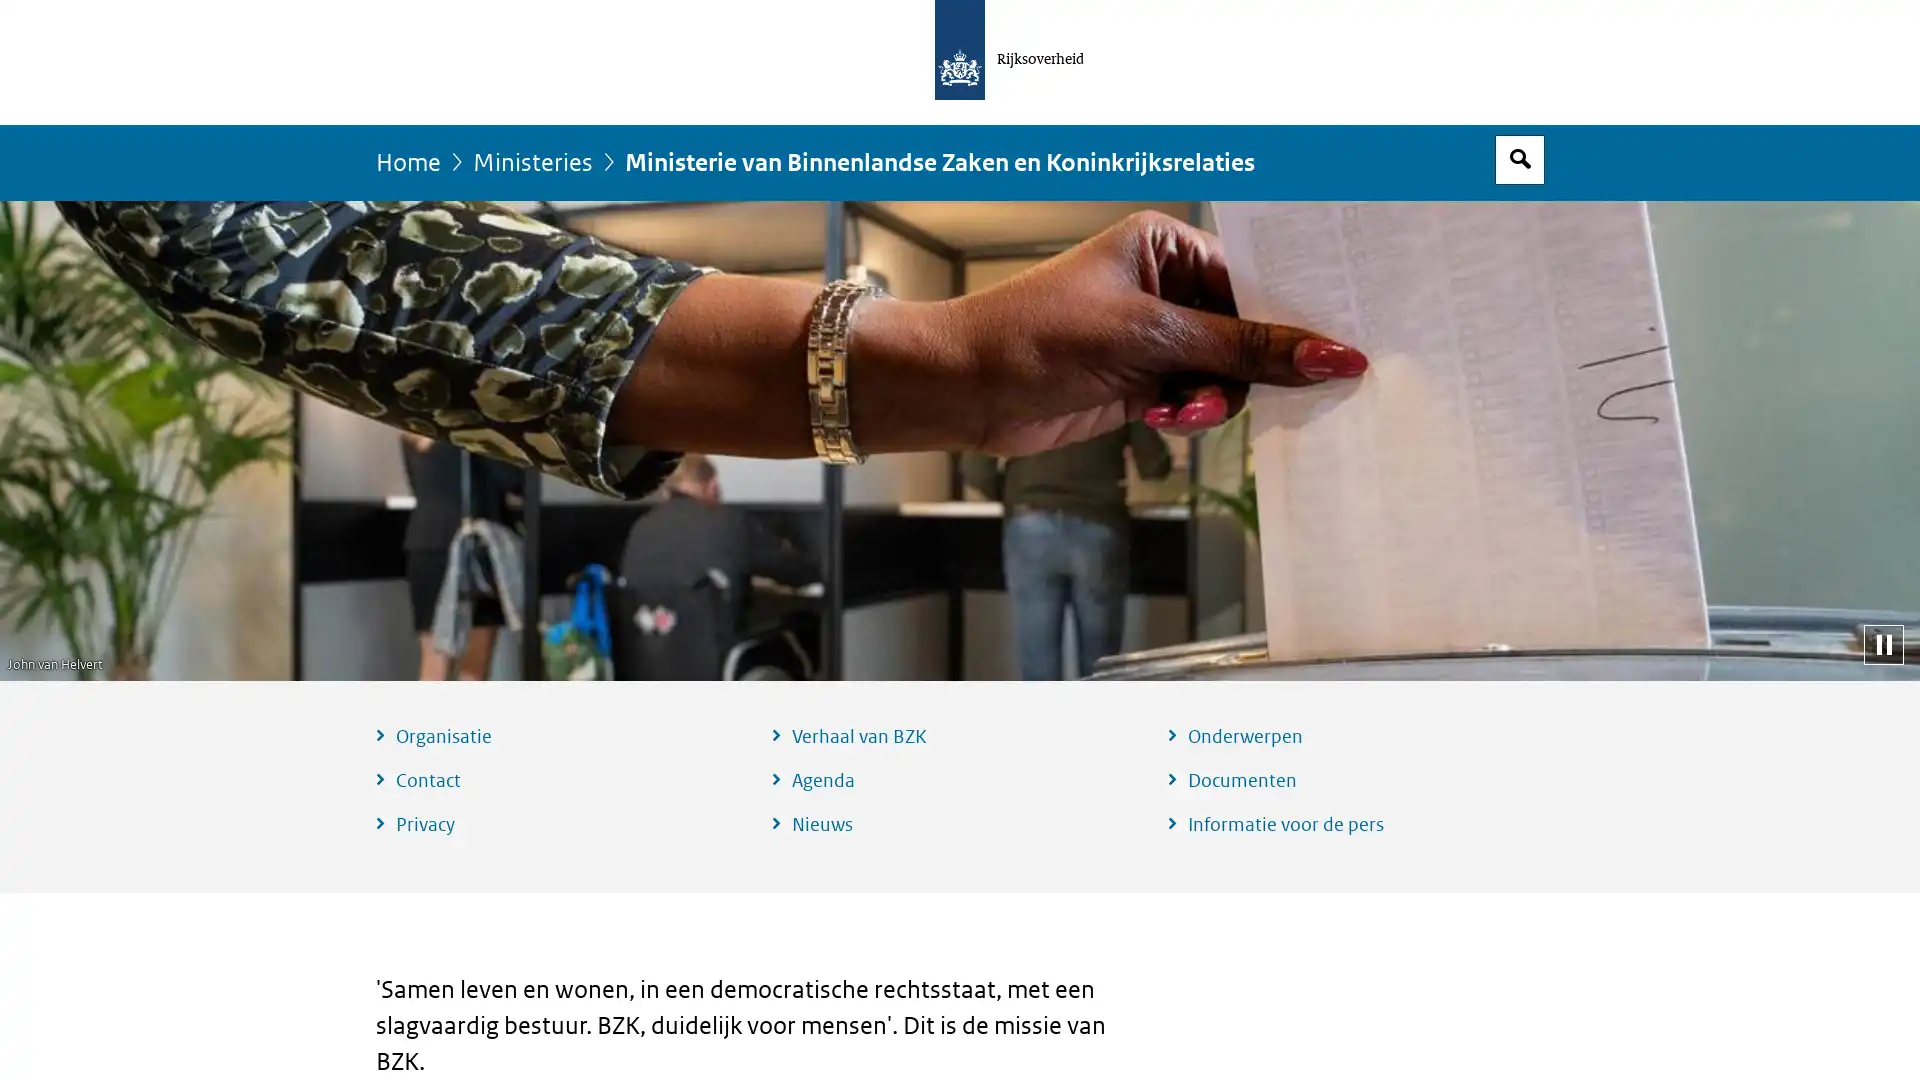 This screenshot has height=1080, width=1920. Describe the element at coordinates (1882, 644) in the screenshot. I see `Pauzeer diashow` at that location.